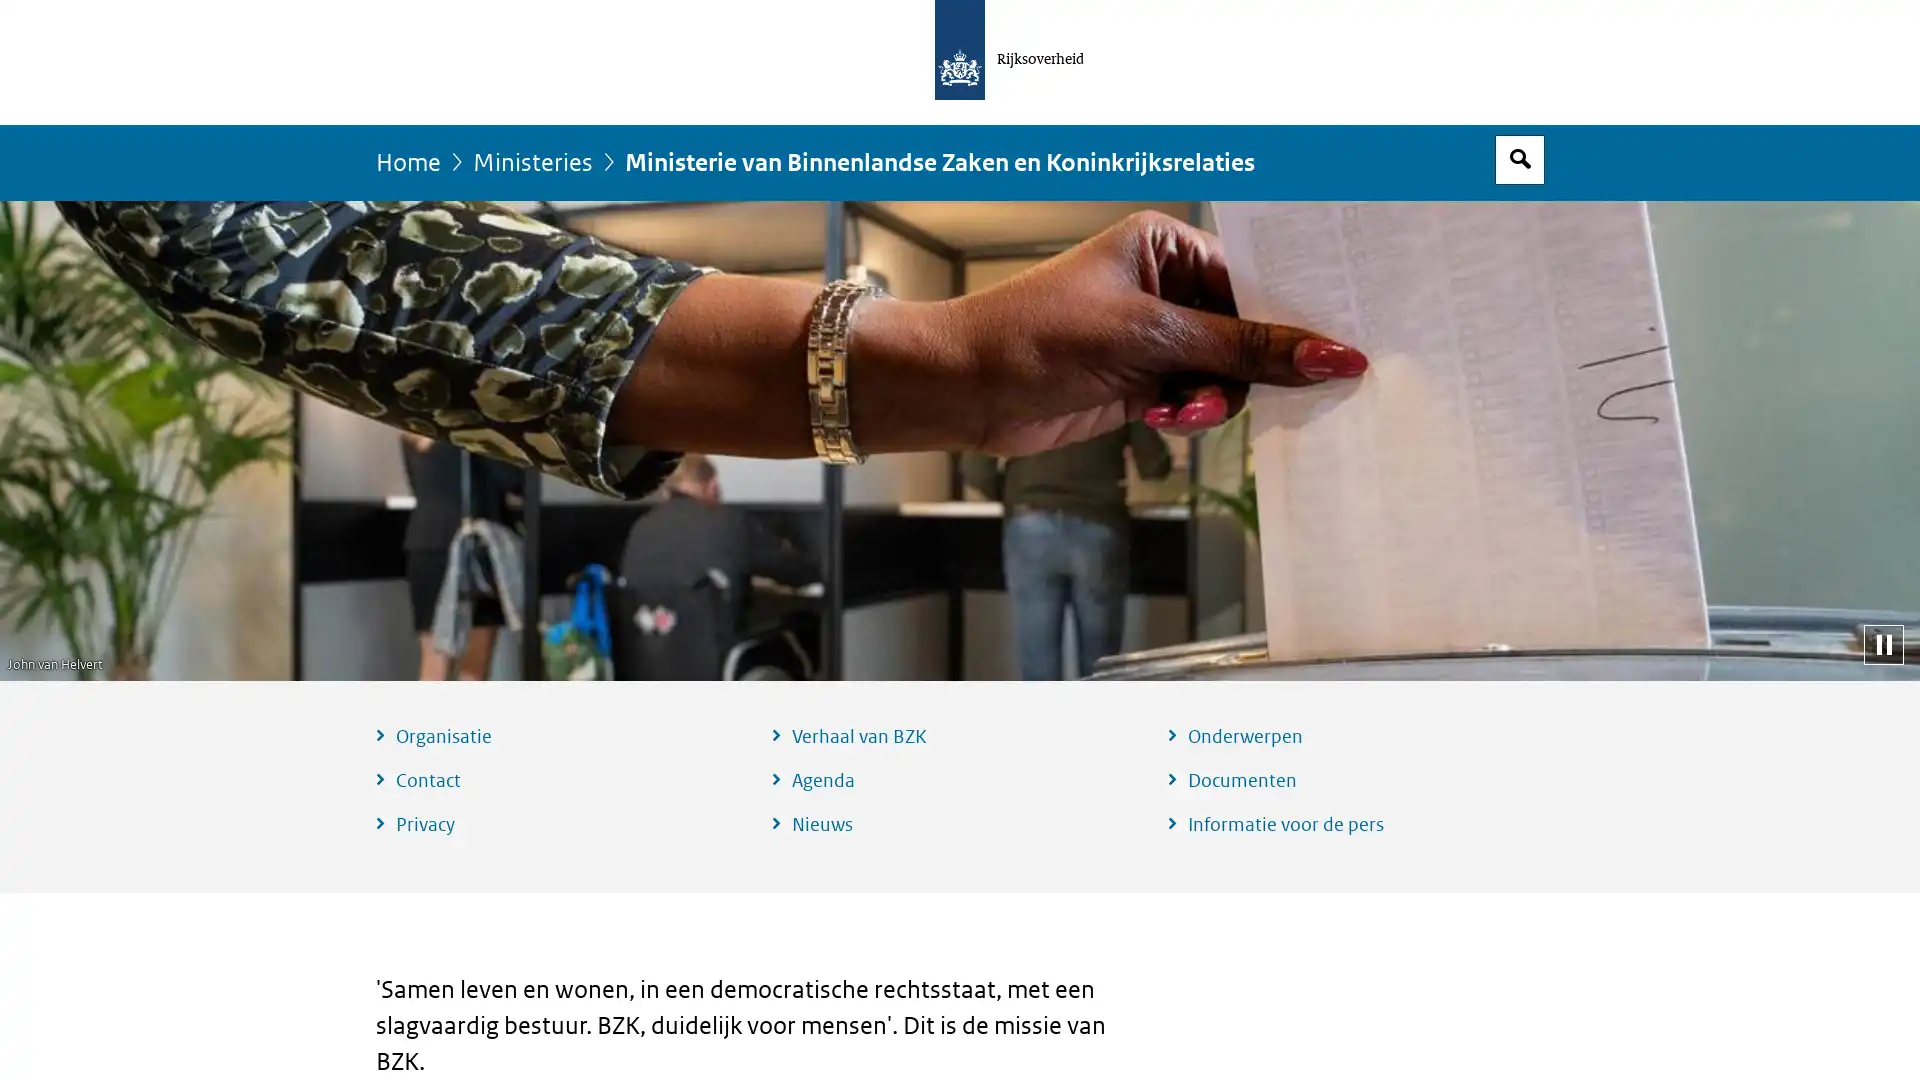 This screenshot has height=1080, width=1920. Describe the element at coordinates (1882, 644) in the screenshot. I see `Pauzeer diashow` at that location.